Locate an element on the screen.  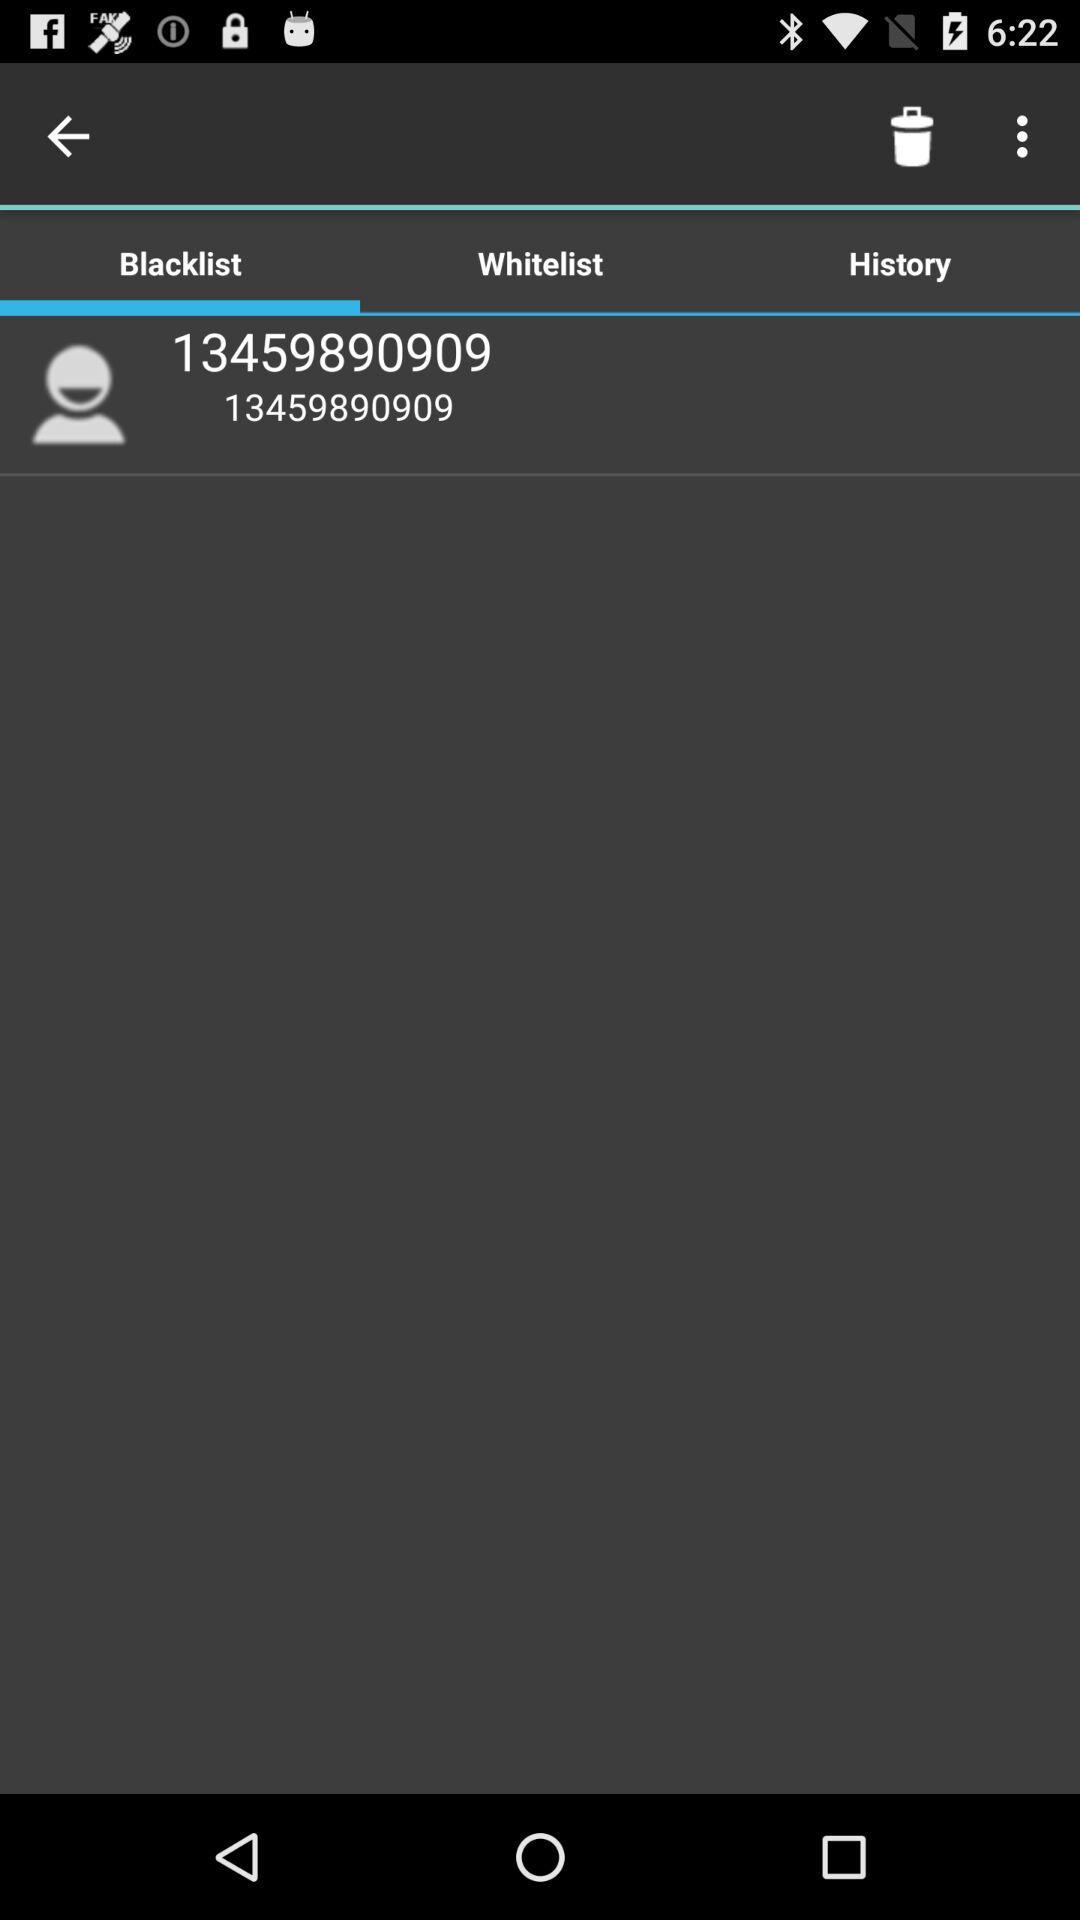
the item above history item is located at coordinates (1027, 135).